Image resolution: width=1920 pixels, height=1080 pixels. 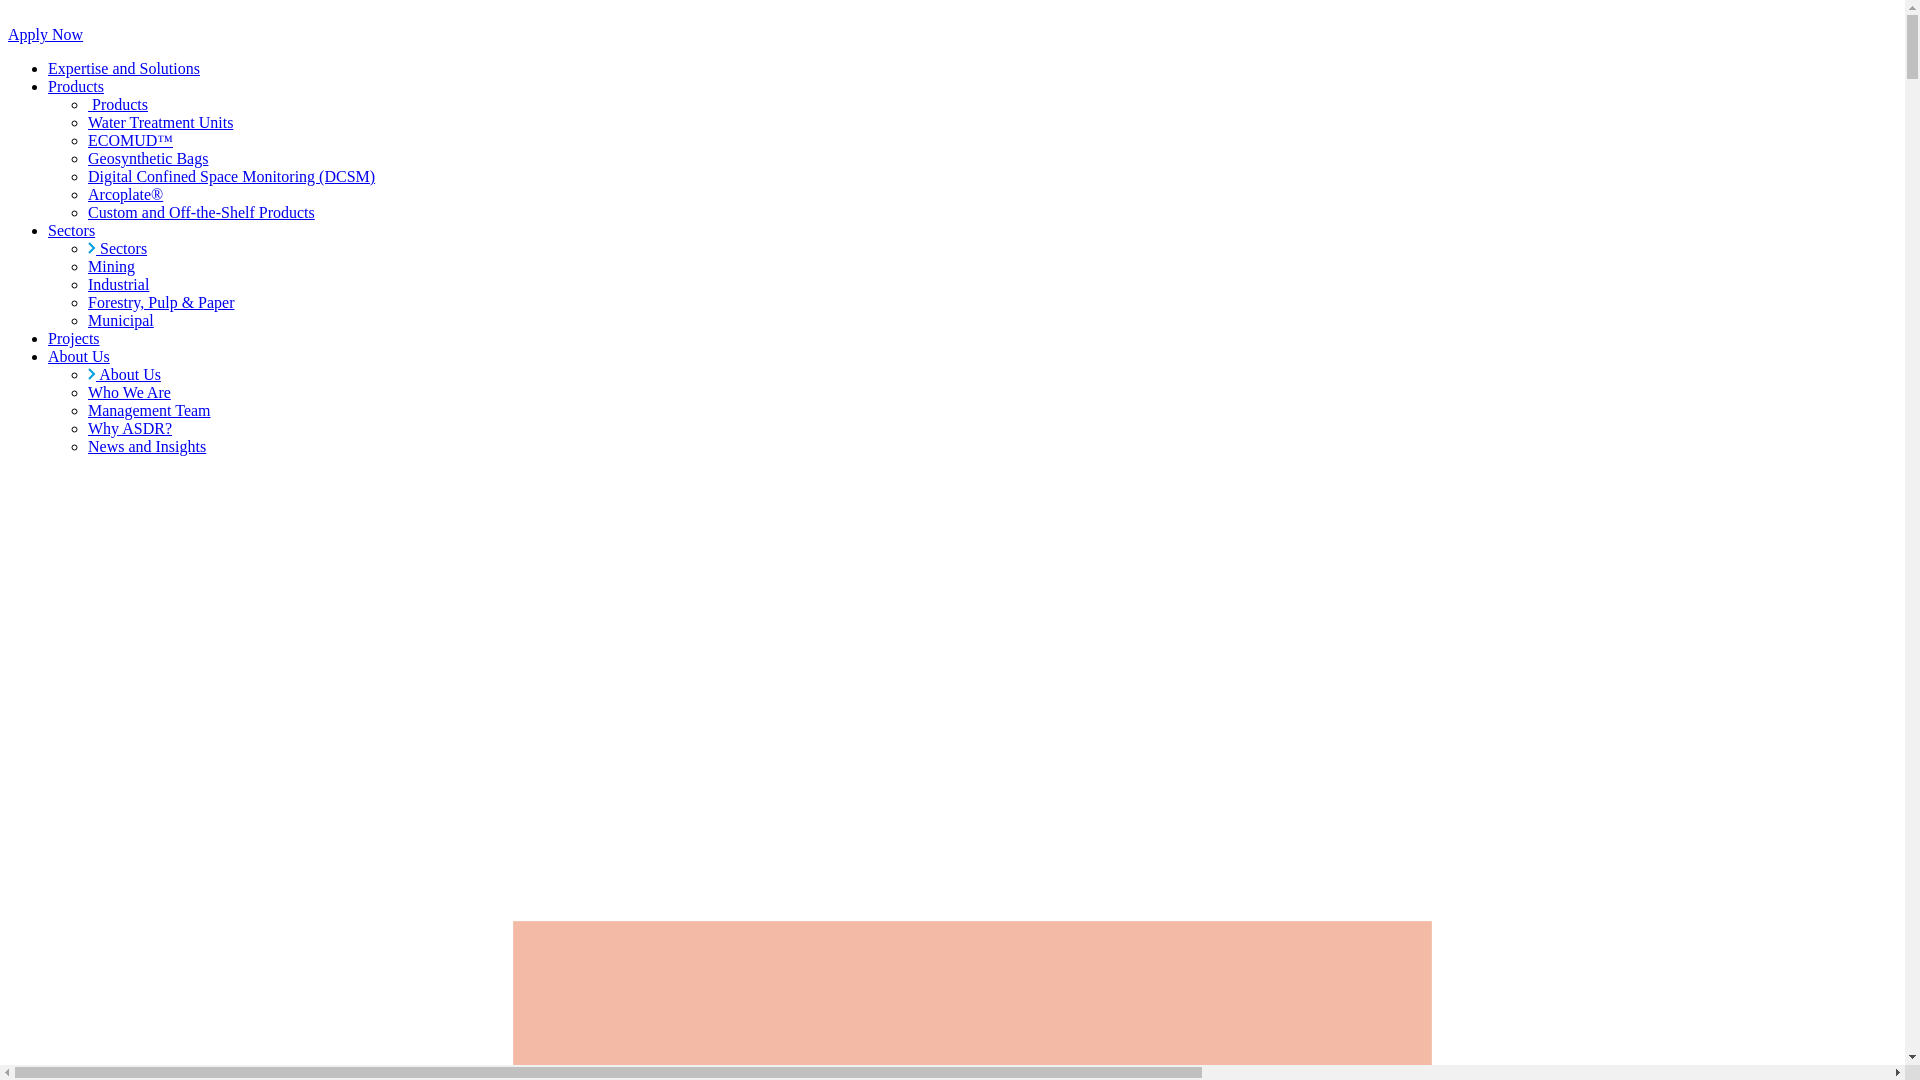 What do you see at coordinates (231, 175) in the screenshot?
I see `'Digital Confined Space Monitoring (DCSM)'` at bounding box center [231, 175].